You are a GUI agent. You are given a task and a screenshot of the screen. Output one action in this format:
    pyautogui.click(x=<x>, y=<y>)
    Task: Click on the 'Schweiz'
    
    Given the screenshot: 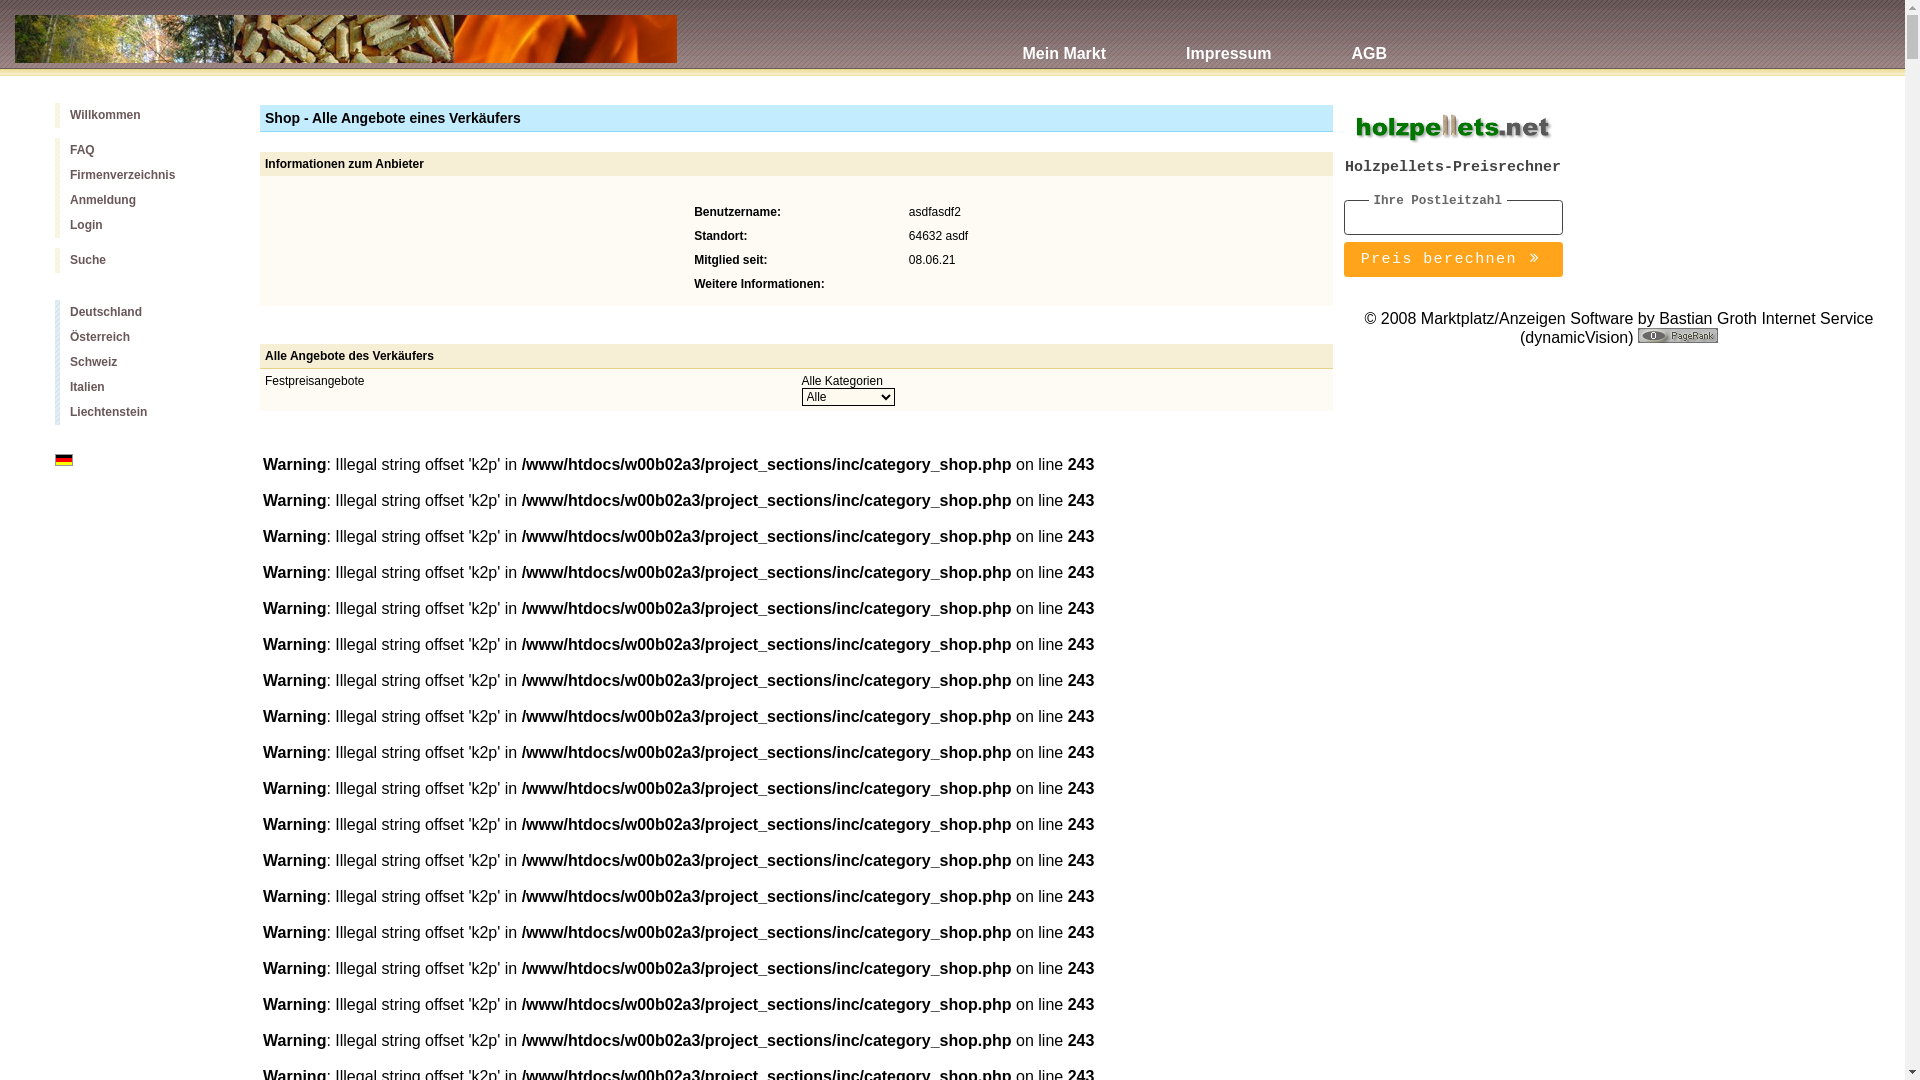 What is the action you would take?
    pyautogui.click(x=141, y=362)
    